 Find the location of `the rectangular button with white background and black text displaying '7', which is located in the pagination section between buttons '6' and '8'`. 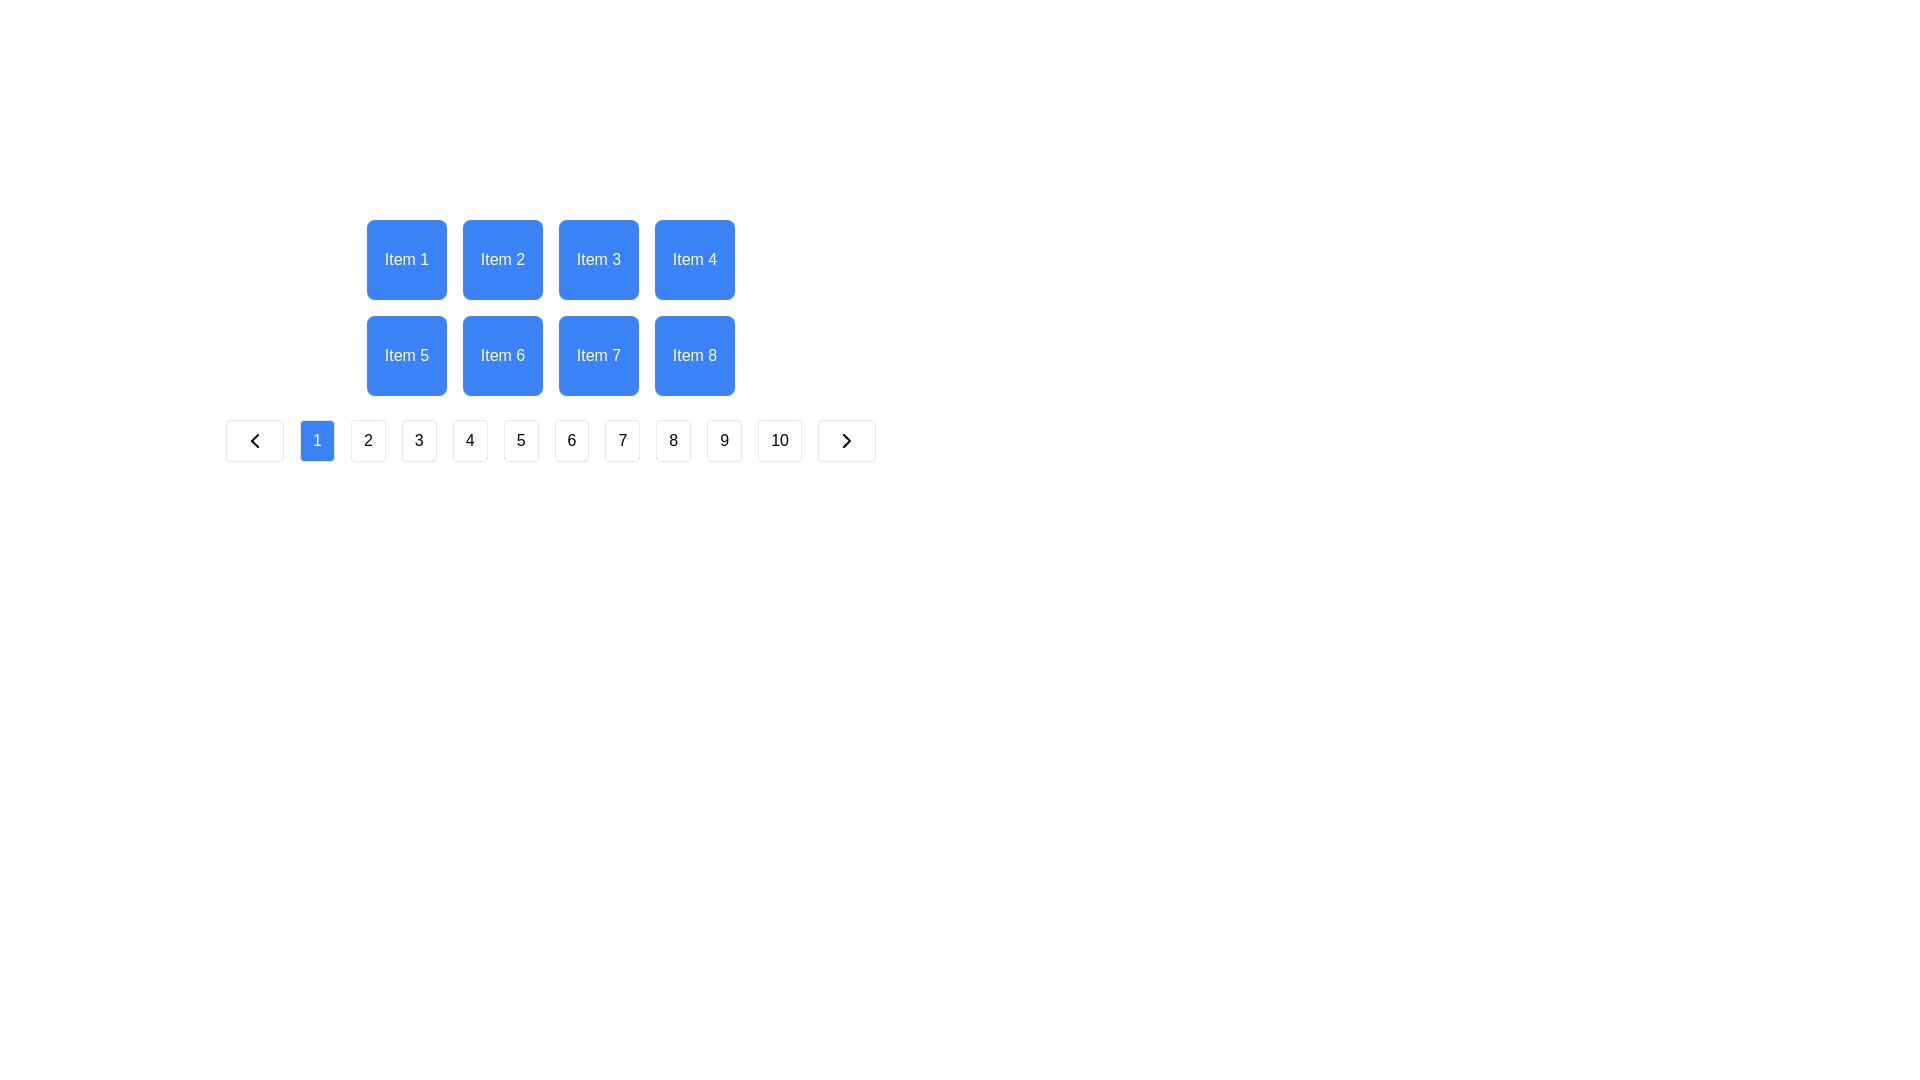

the rectangular button with white background and black text displaying '7', which is located in the pagination section between buttons '6' and '8' is located at coordinates (621, 439).